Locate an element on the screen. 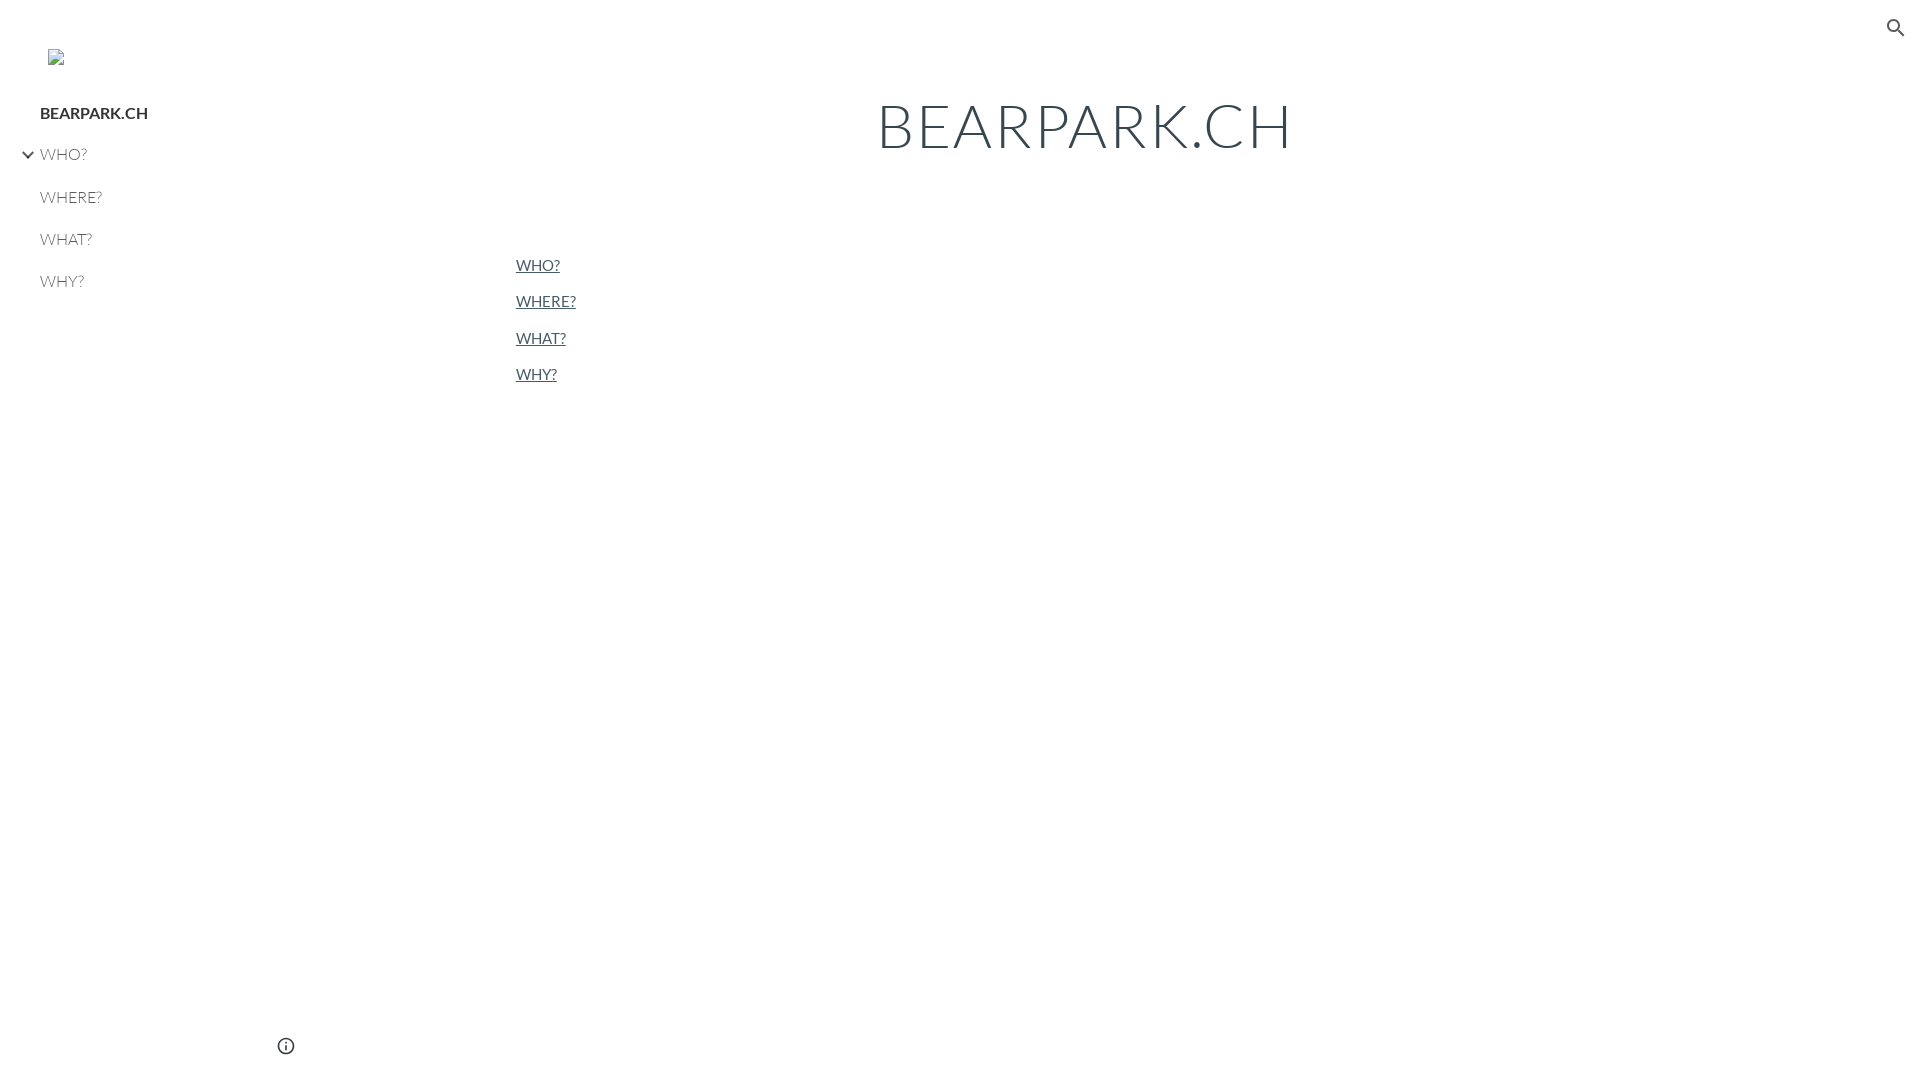 This screenshot has height=1080, width=1920. 'BEARPARK.CH' is located at coordinates (136, 112).